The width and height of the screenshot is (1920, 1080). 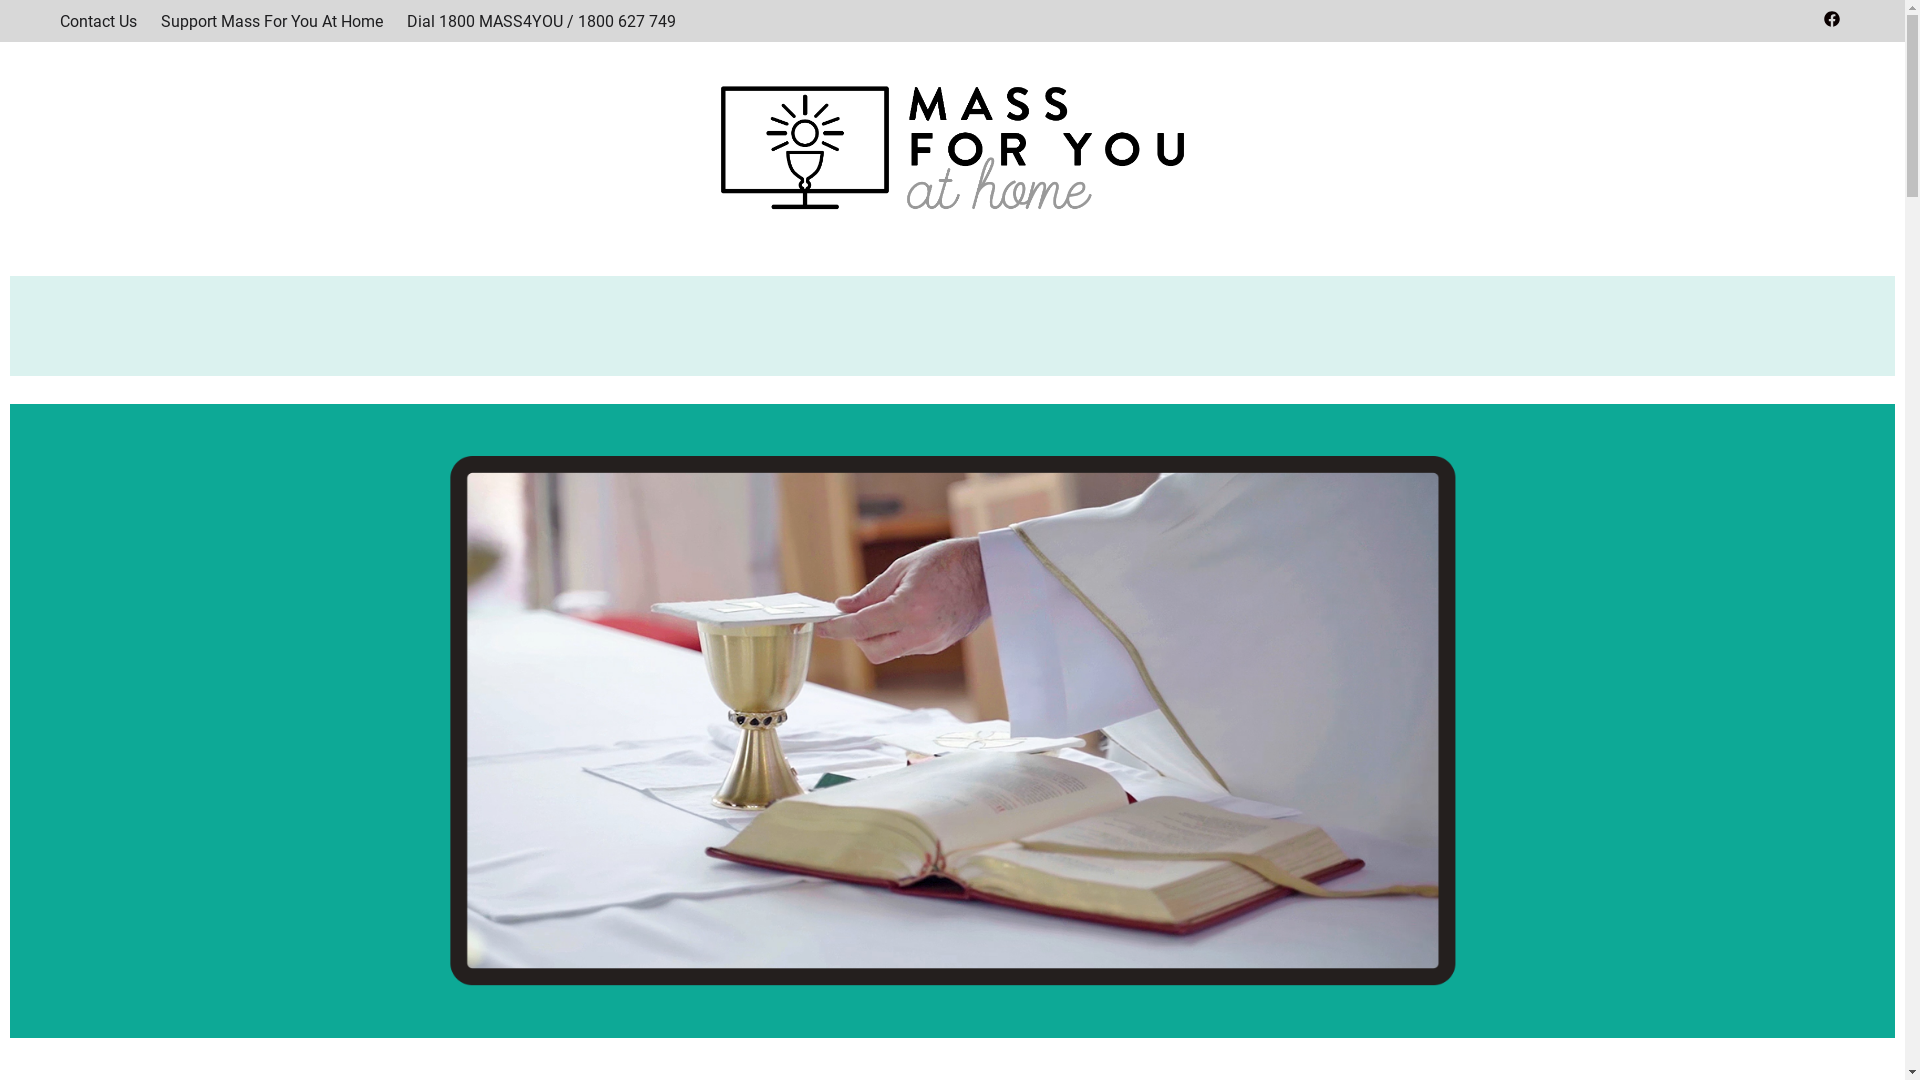 What do you see at coordinates (541, 21) in the screenshot?
I see `'Dial 1800 MASS4YOU / 1800 627 749'` at bounding box center [541, 21].